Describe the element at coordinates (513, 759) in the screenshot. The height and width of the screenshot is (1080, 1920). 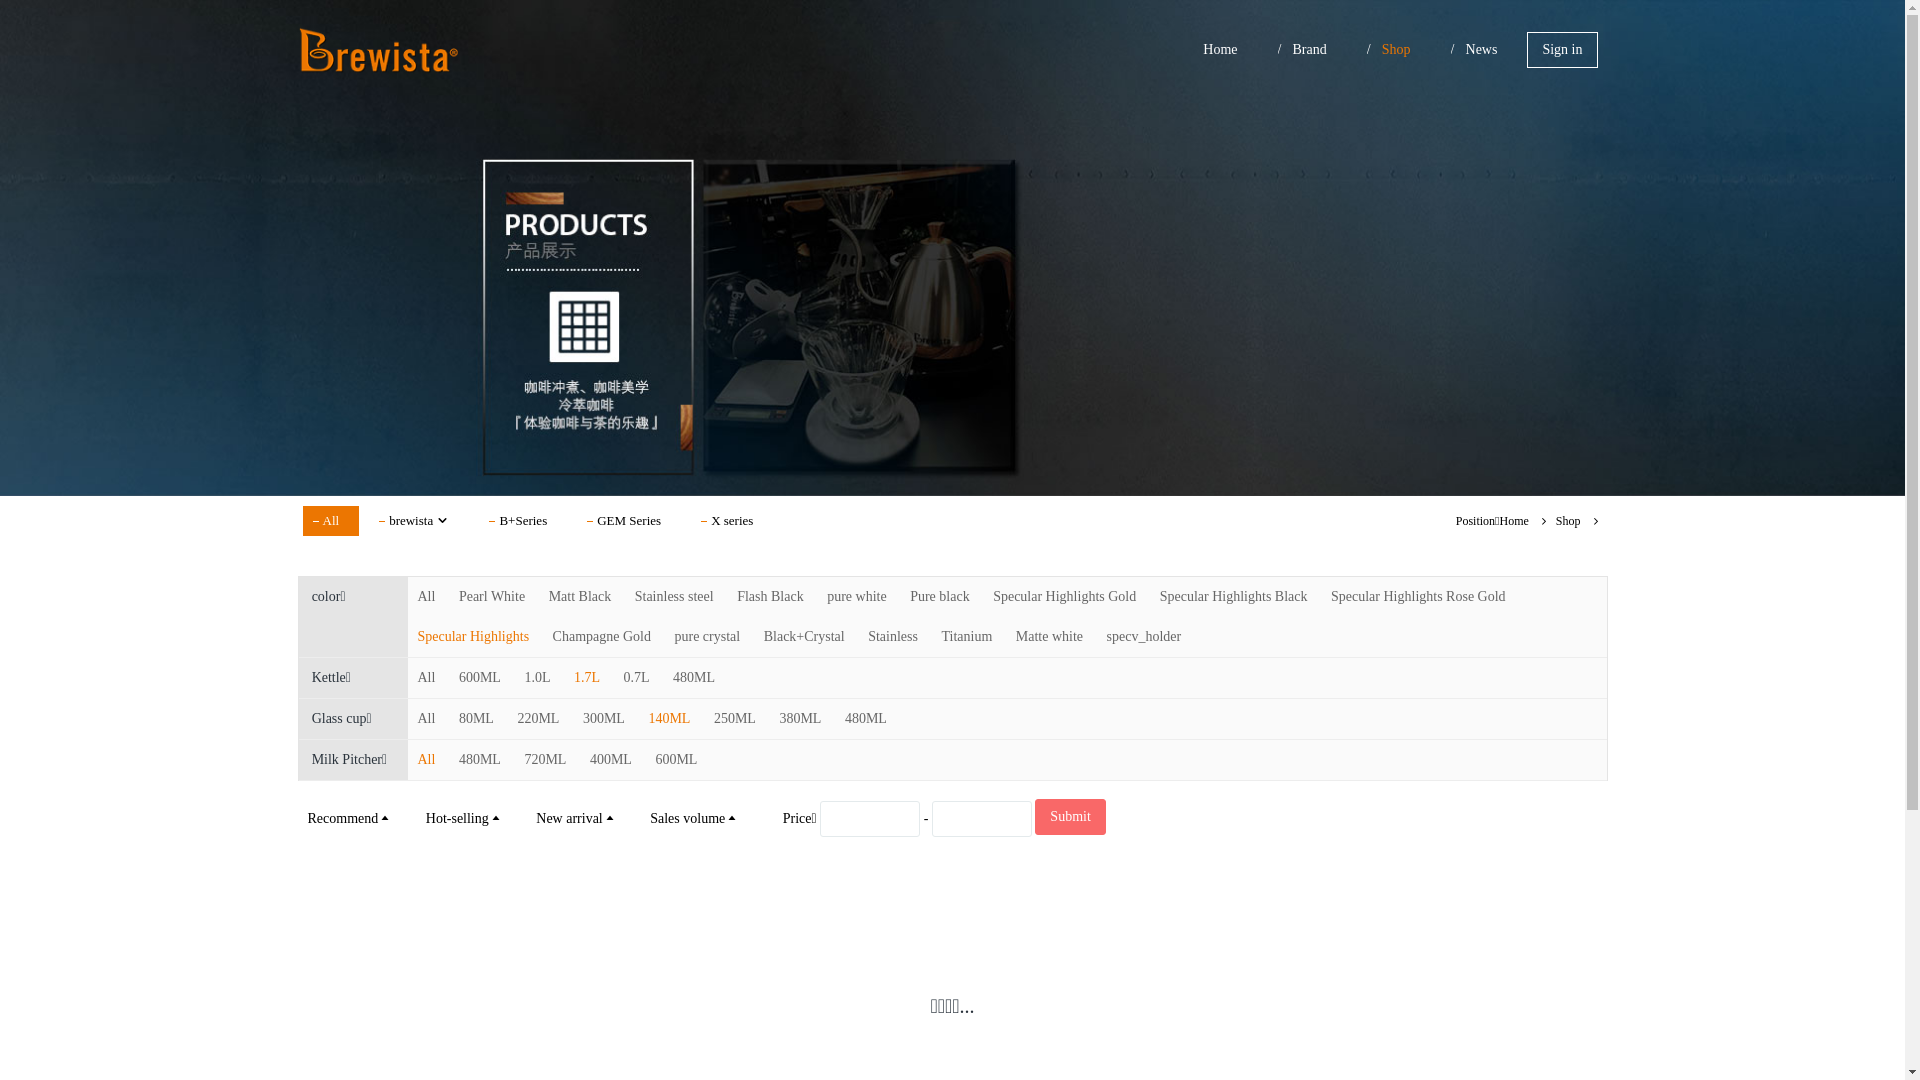
I see `'720ML'` at that location.